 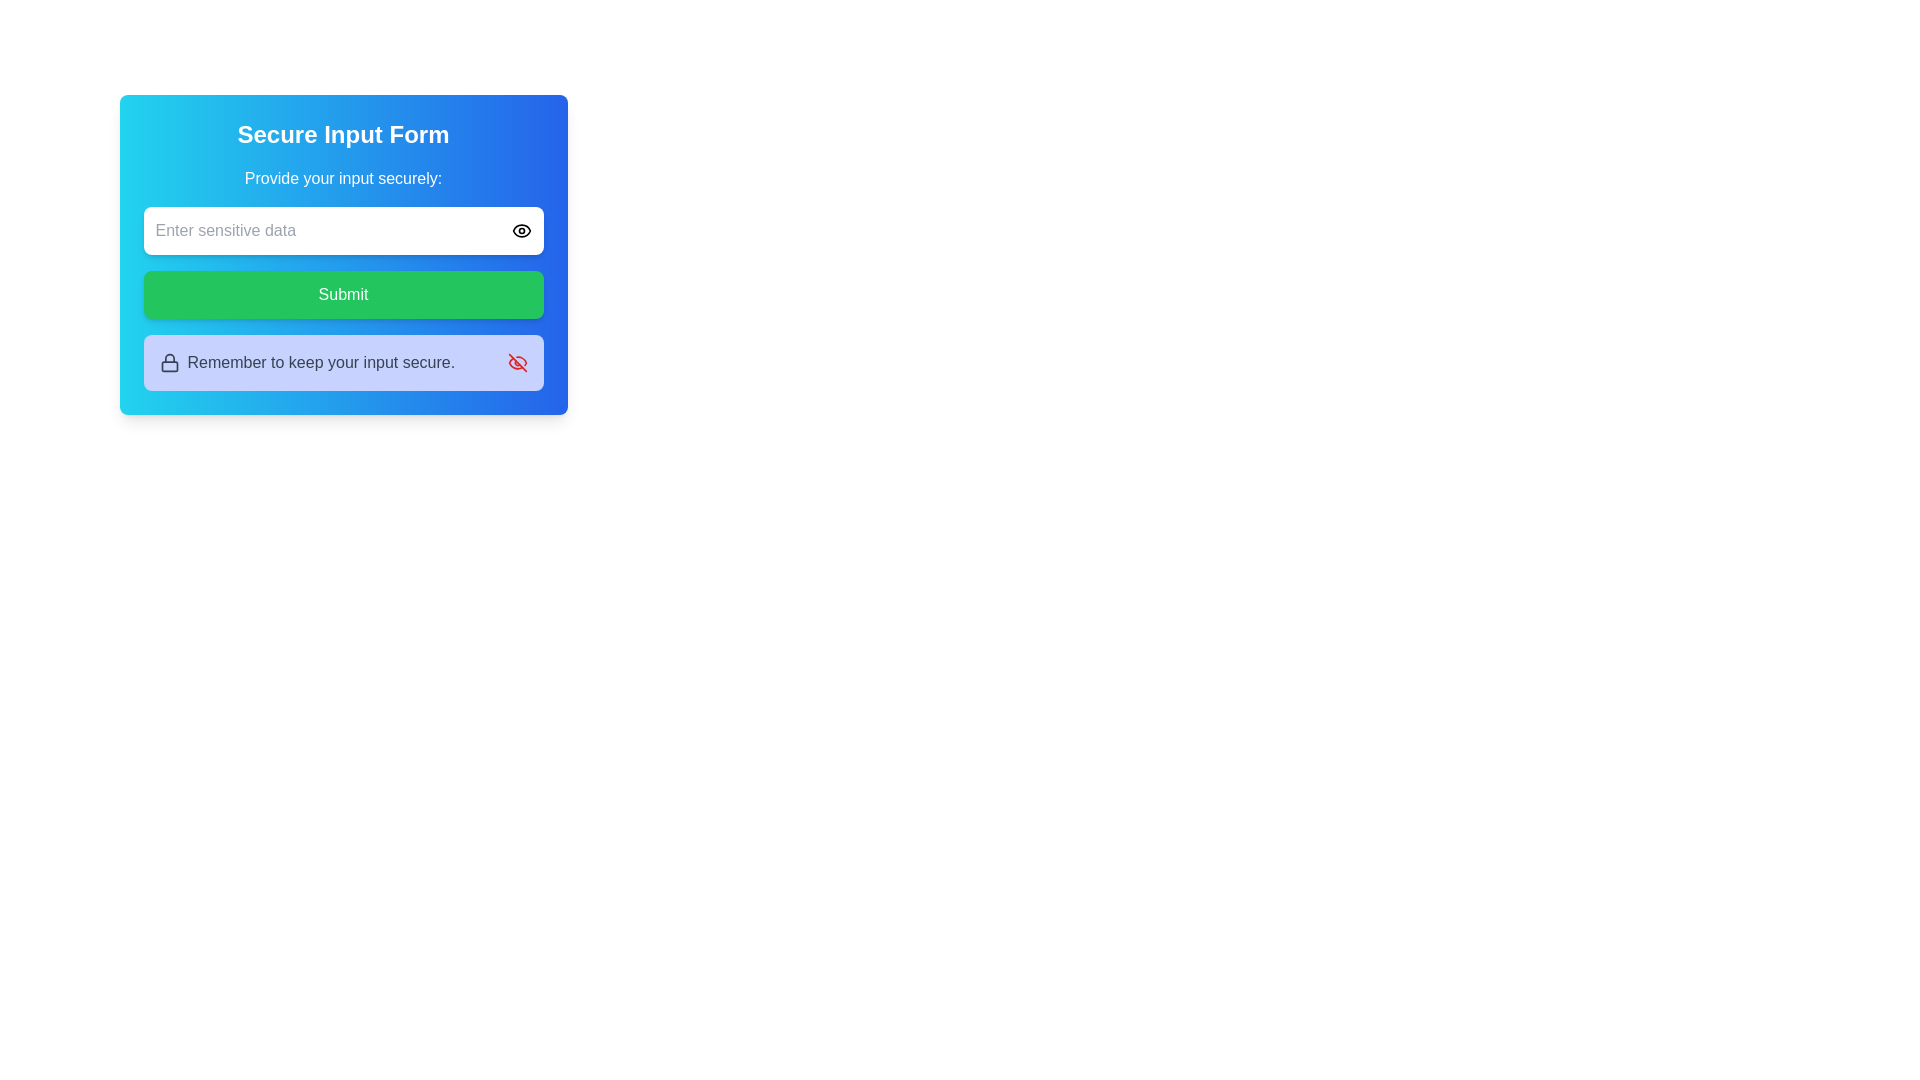 I want to click on the small eye icon button located at the far right of the text input field, so click(x=521, y=230).